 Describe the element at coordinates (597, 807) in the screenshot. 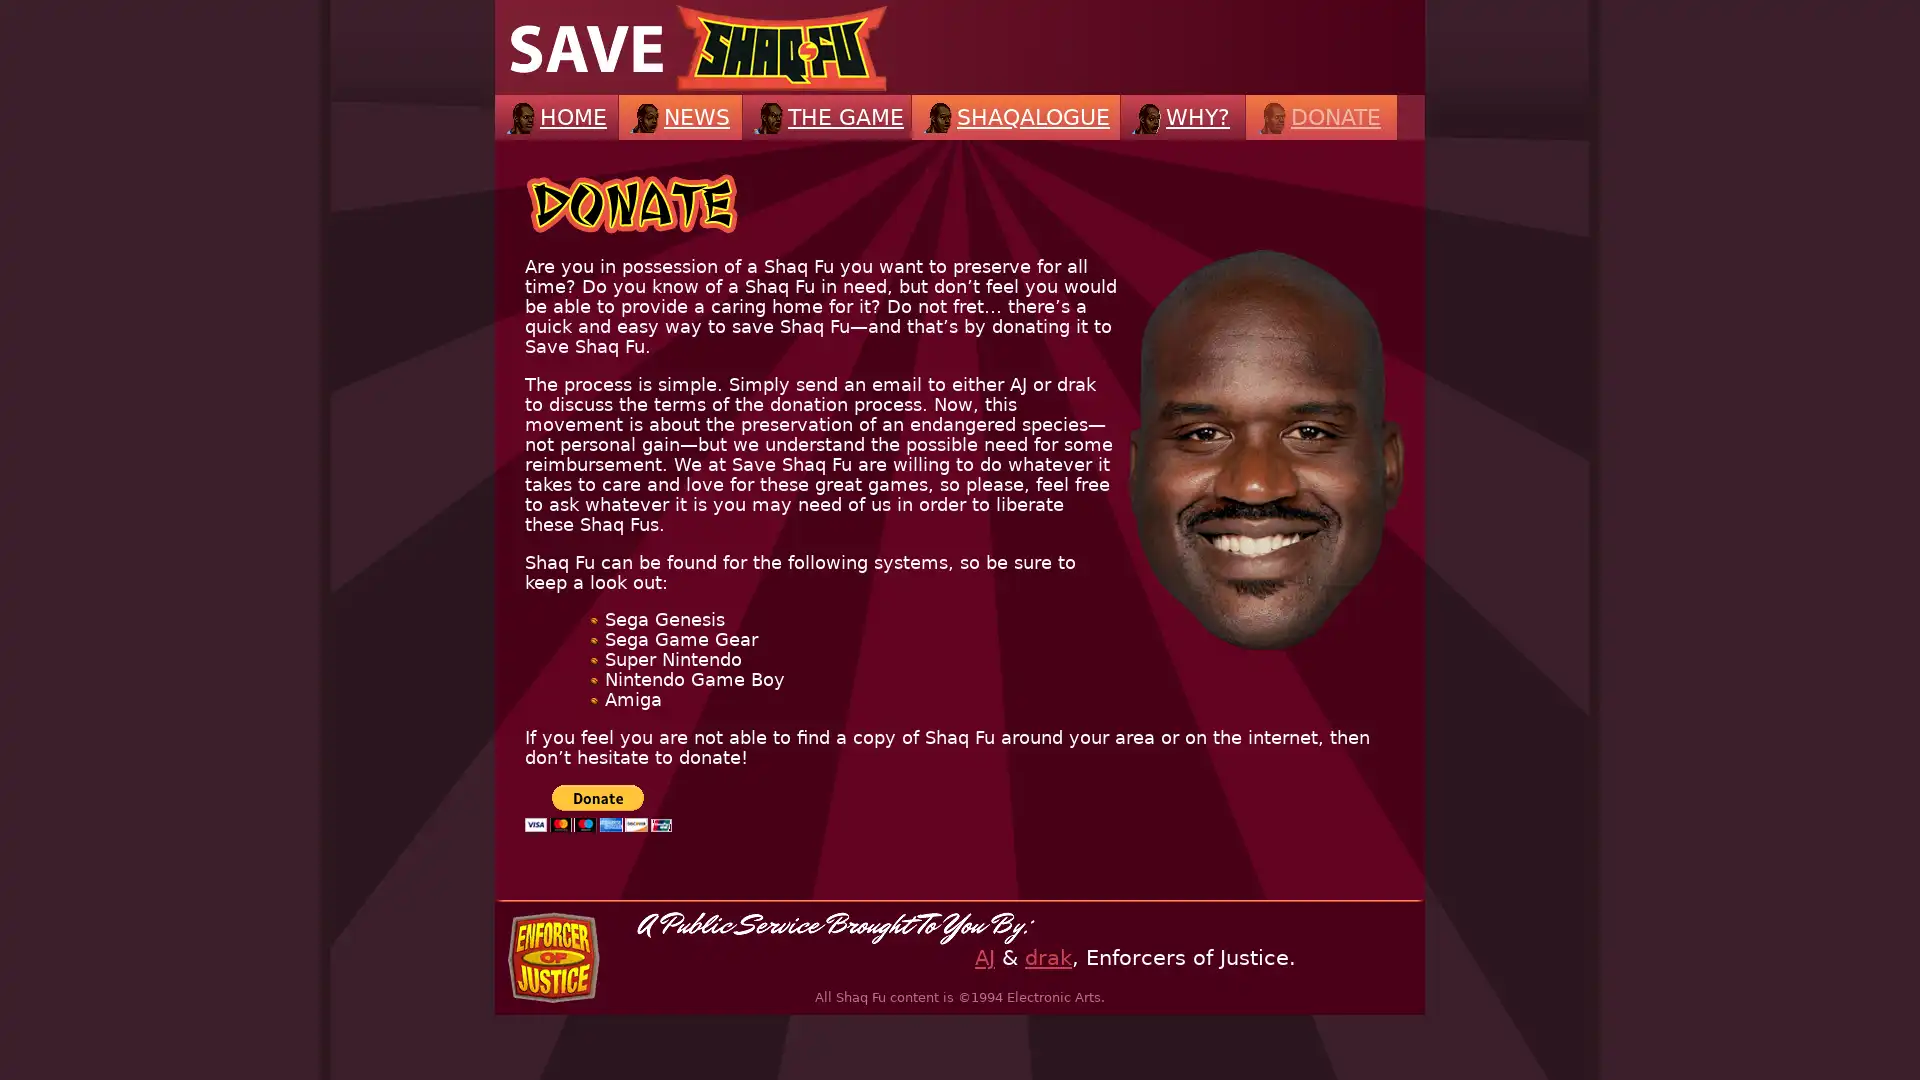

I see `PayPal - The safer, easier way to pay online!` at that location.